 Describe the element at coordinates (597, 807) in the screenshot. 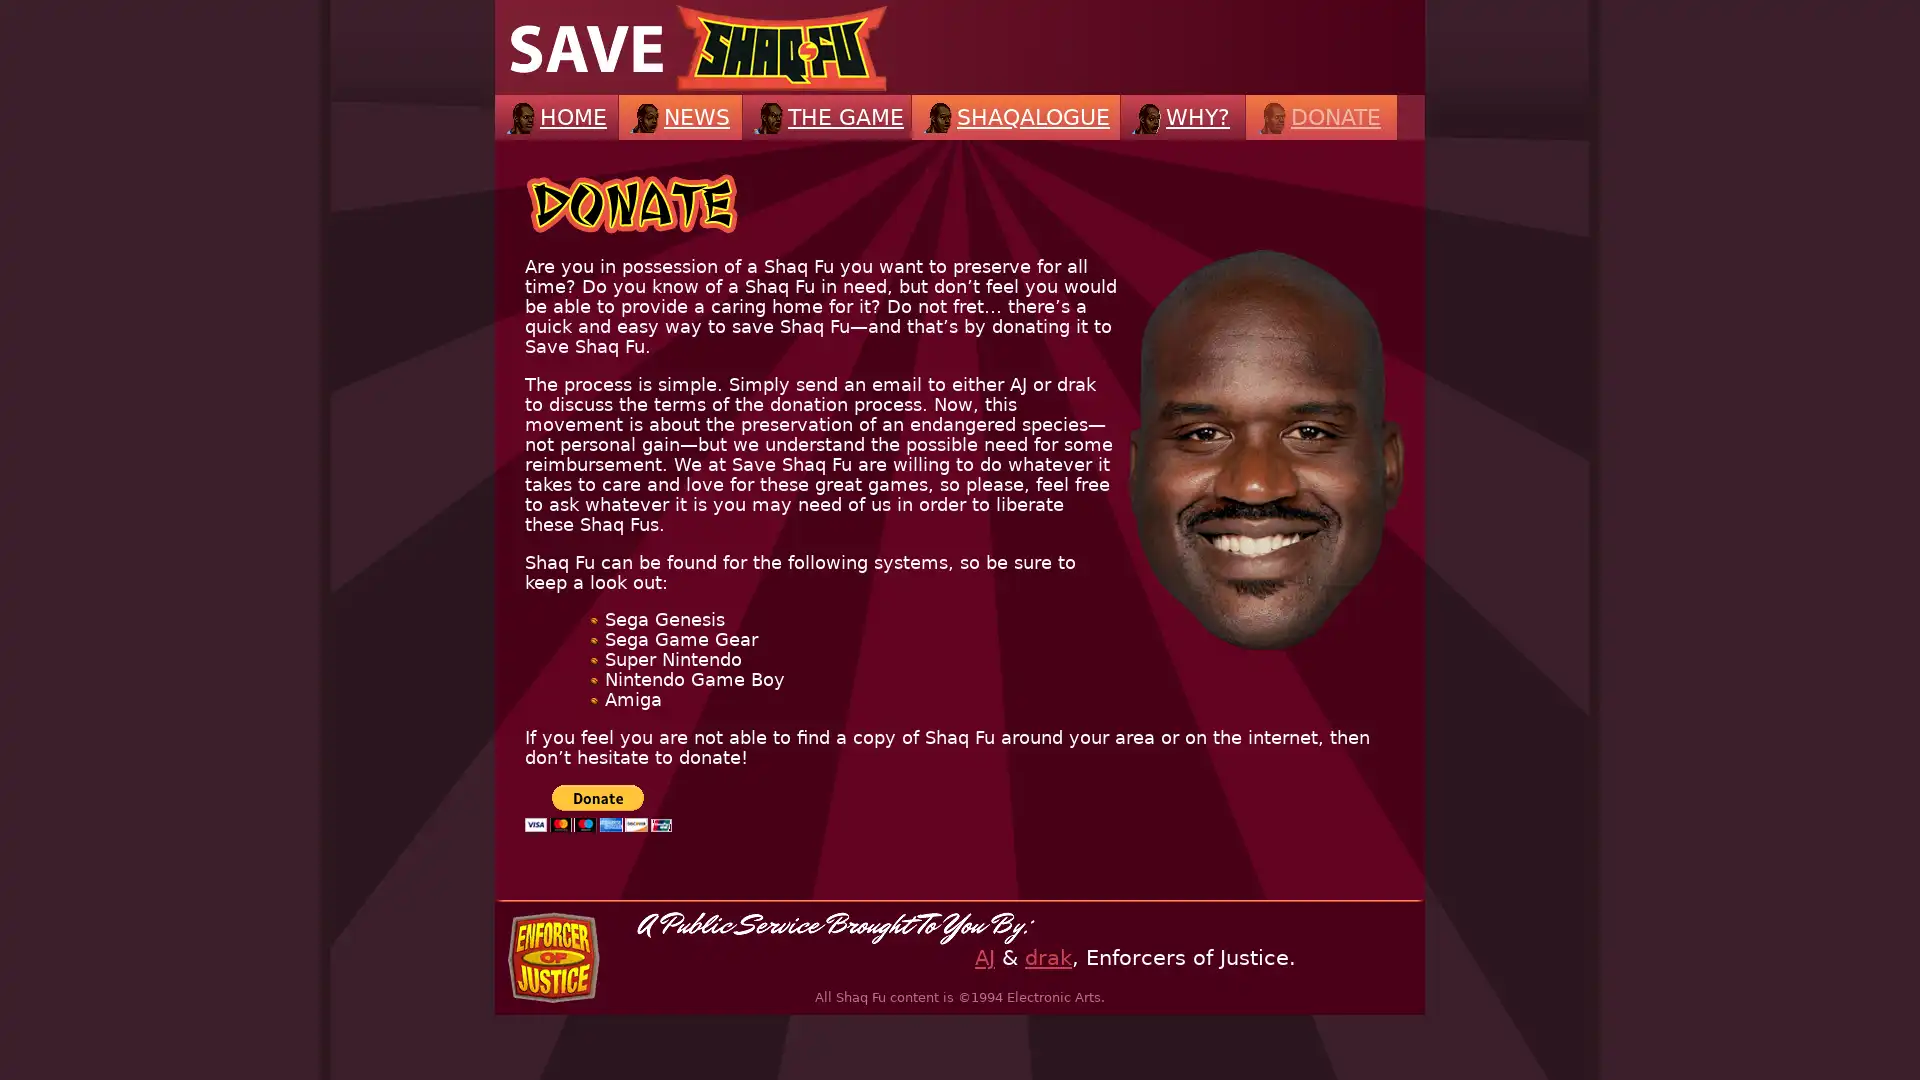

I see `PayPal - The safer, easier way to pay online!` at that location.